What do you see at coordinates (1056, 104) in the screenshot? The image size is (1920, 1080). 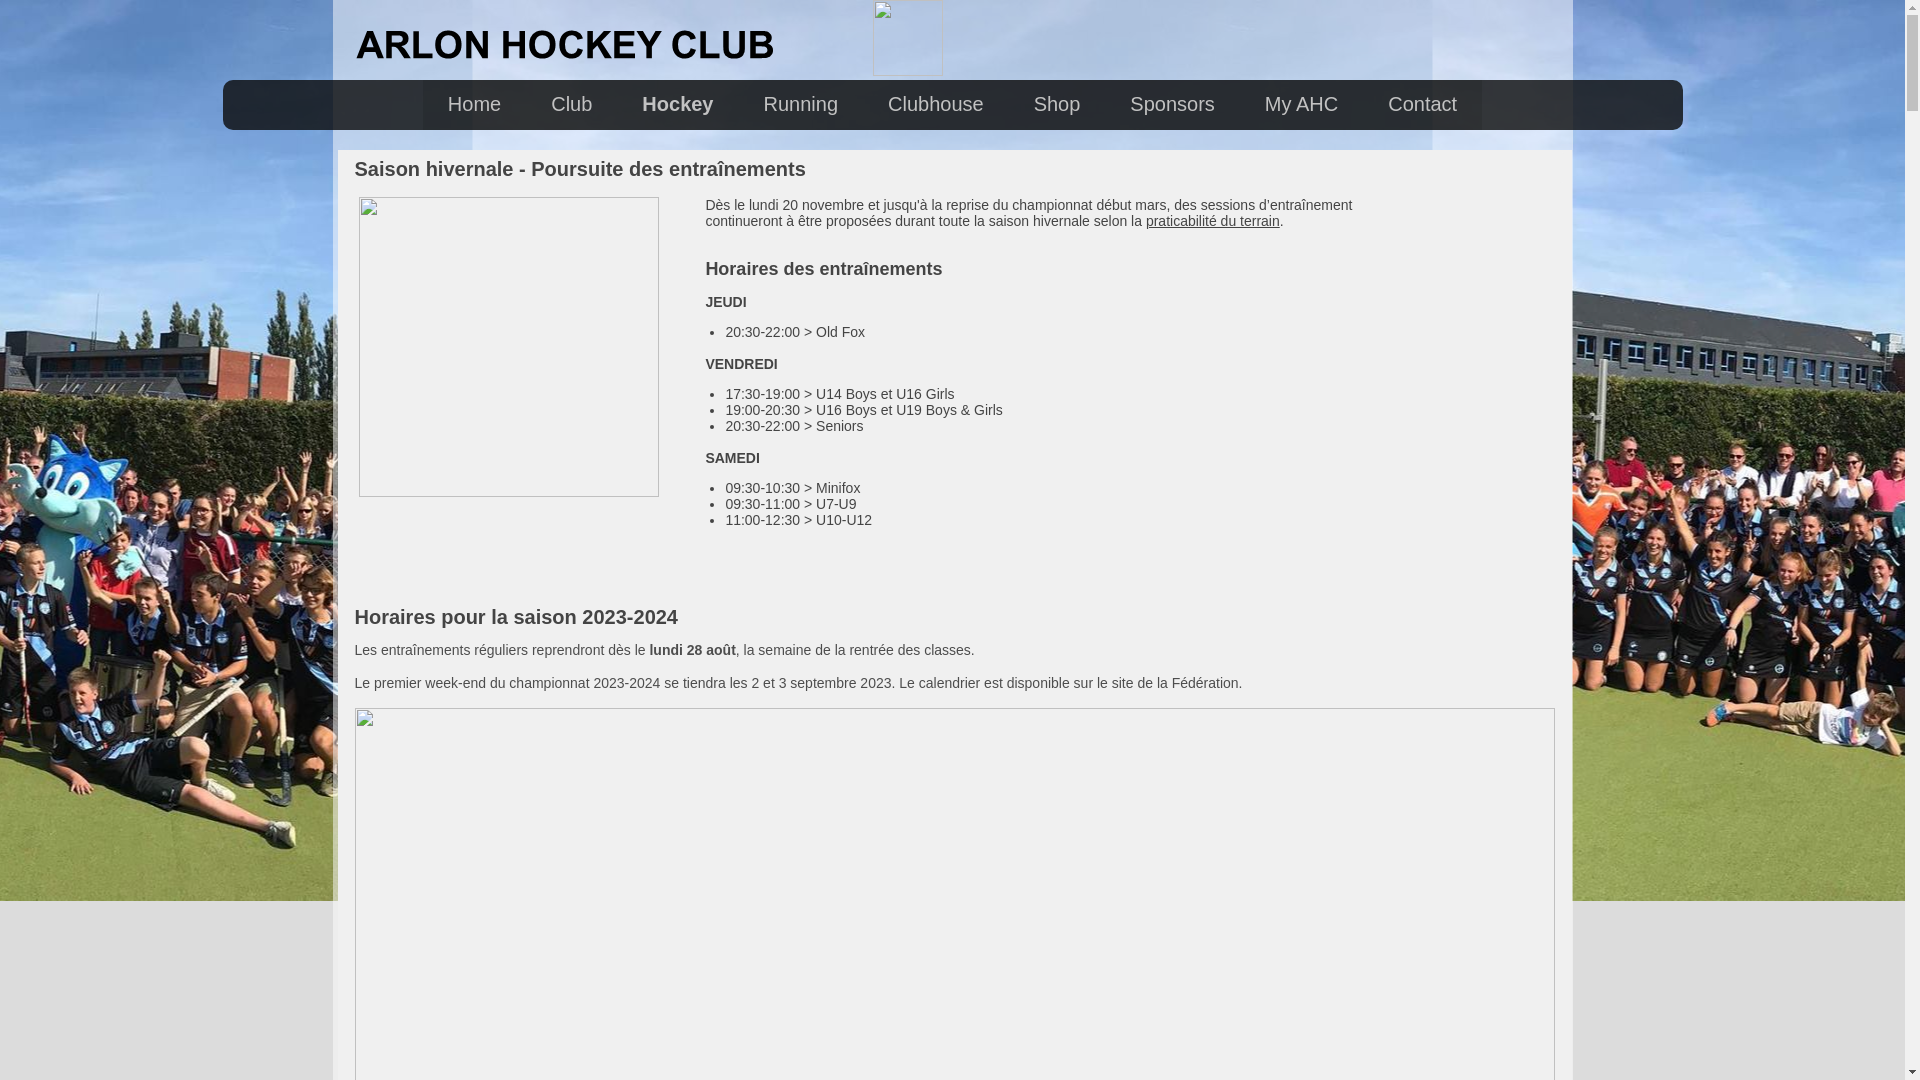 I see `'Shop'` at bounding box center [1056, 104].